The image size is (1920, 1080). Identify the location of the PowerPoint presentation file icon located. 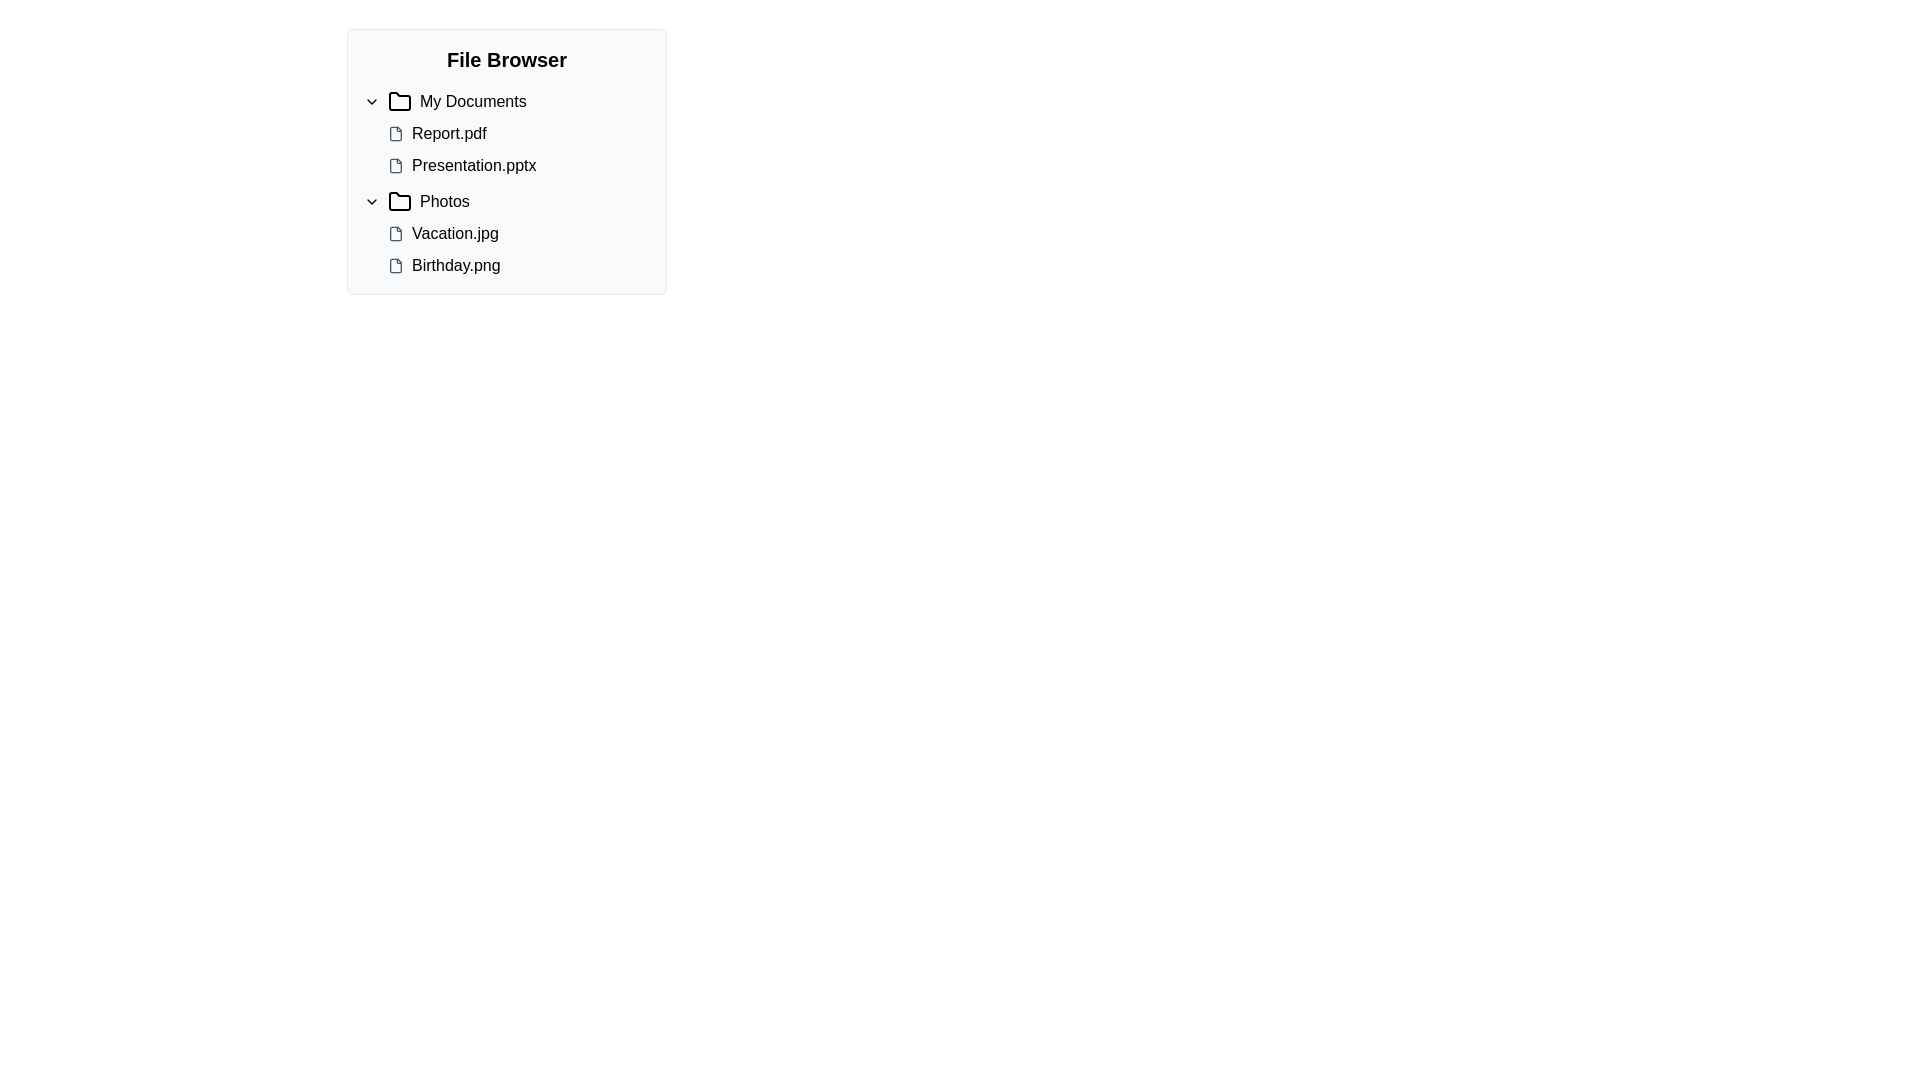
(395, 164).